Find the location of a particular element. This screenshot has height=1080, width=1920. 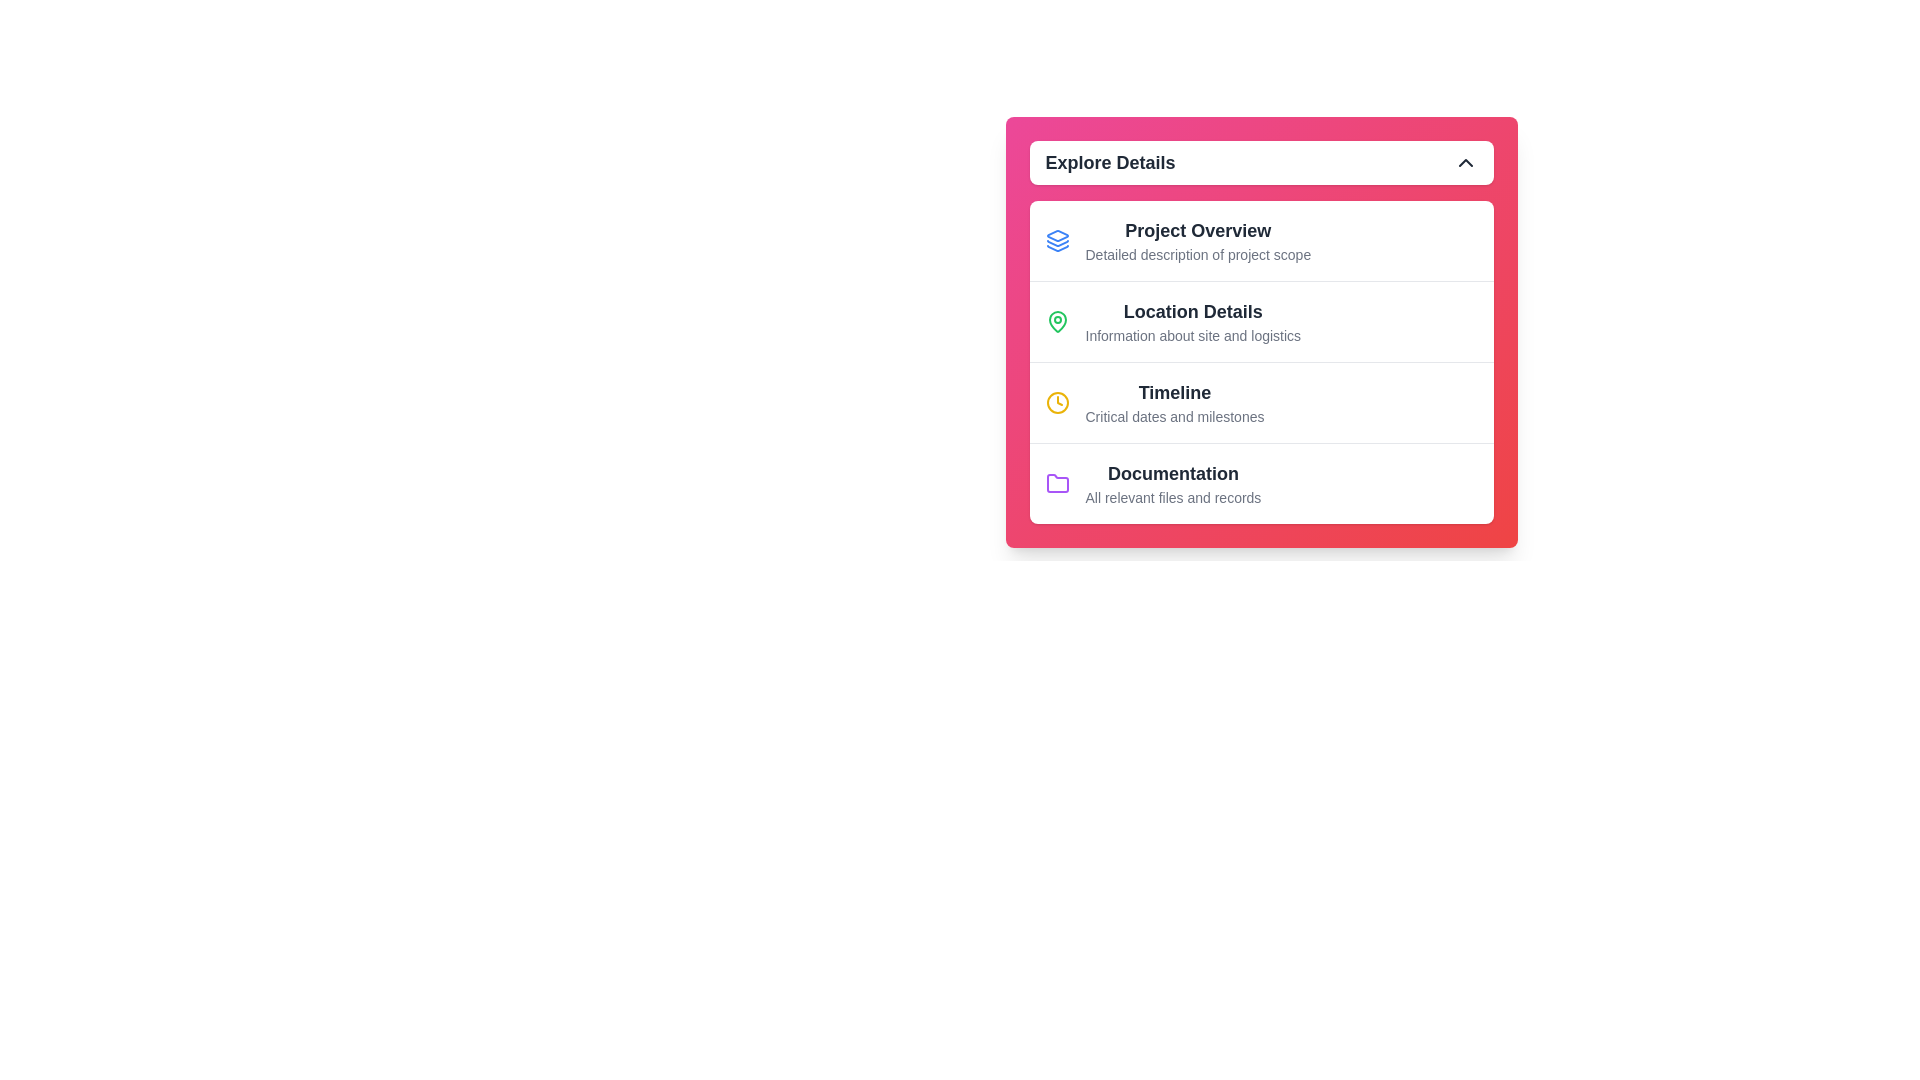

the heading text 'Timeline' which is styled larger and bold, located above the description 'Critical dates and milestones' in the 'Explore Details' panel is located at coordinates (1175, 393).